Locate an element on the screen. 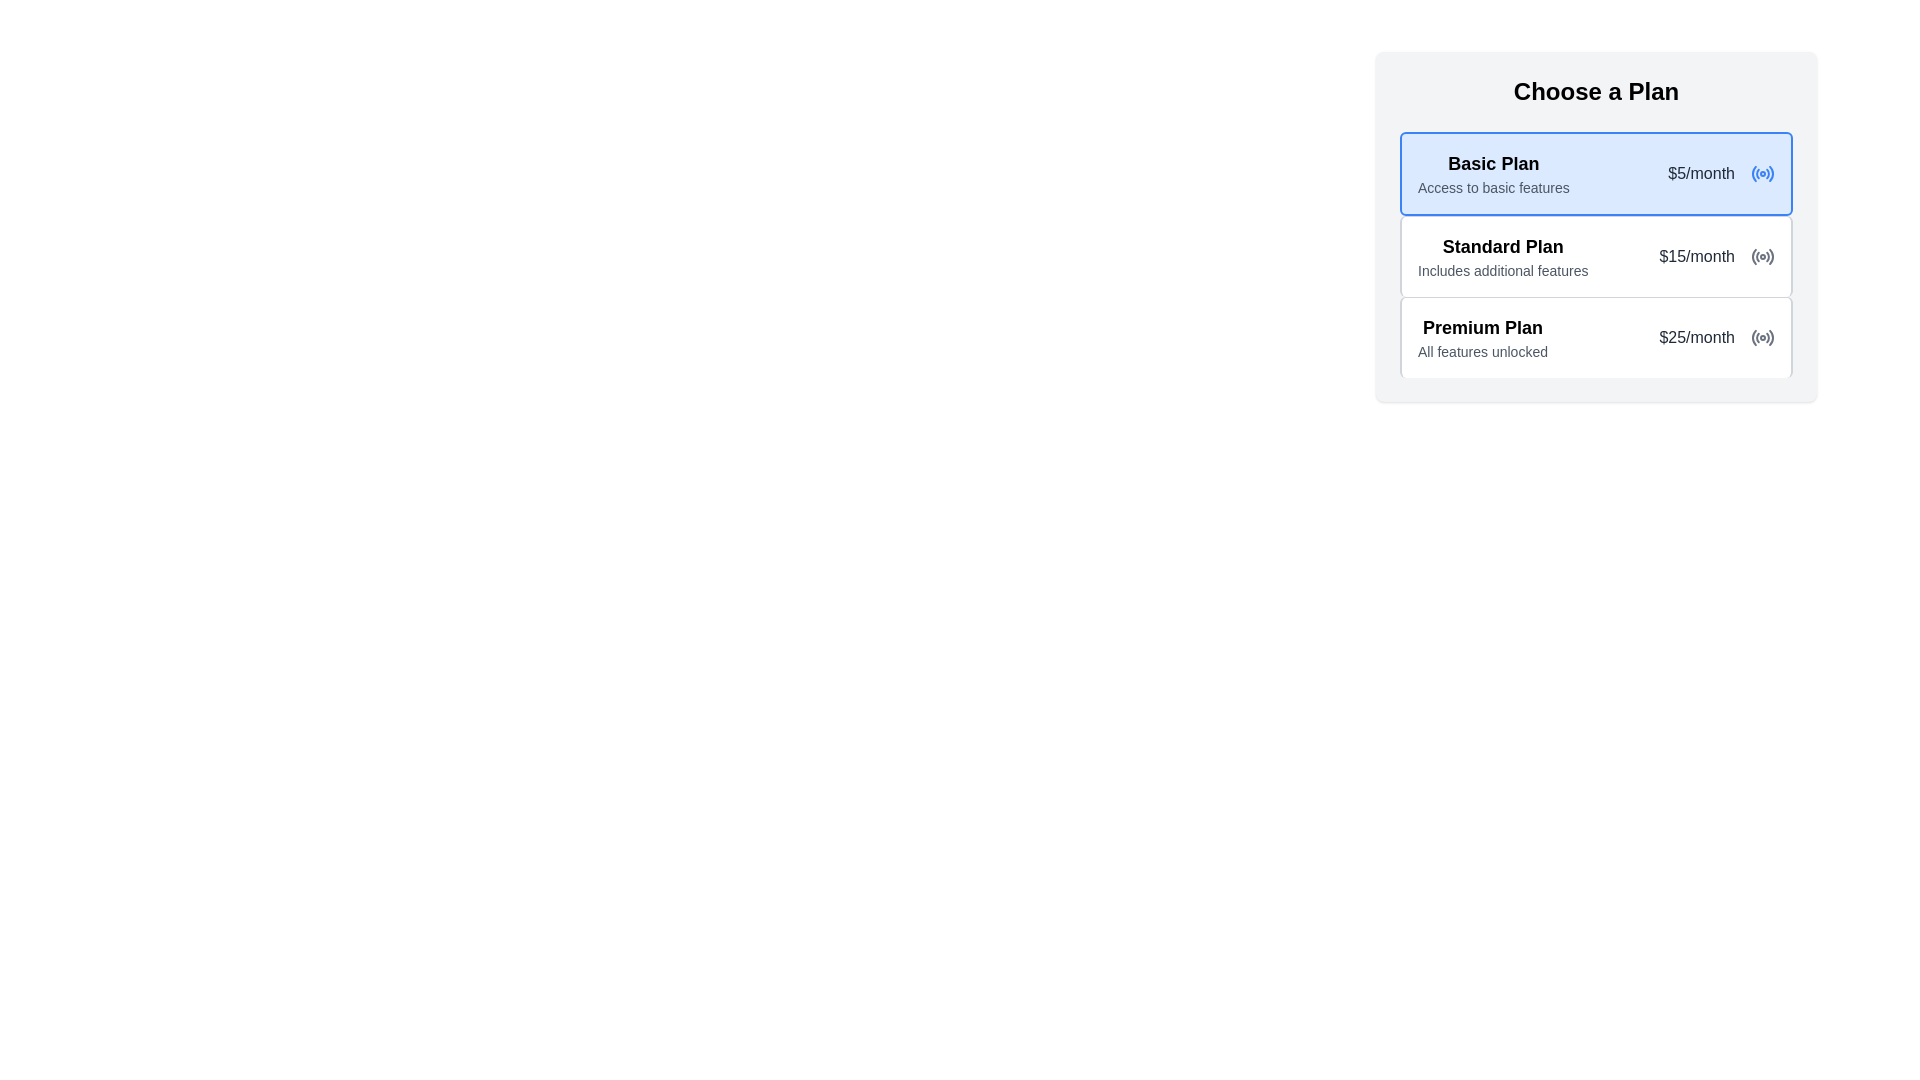 This screenshot has width=1920, height=1080. the label with the text 'Access to basic features' which is styled in gray small font and located beneath the 'Basic Plan' title in the first card under the 'Choose a Plan' header is located at coordinates (1493, 188).